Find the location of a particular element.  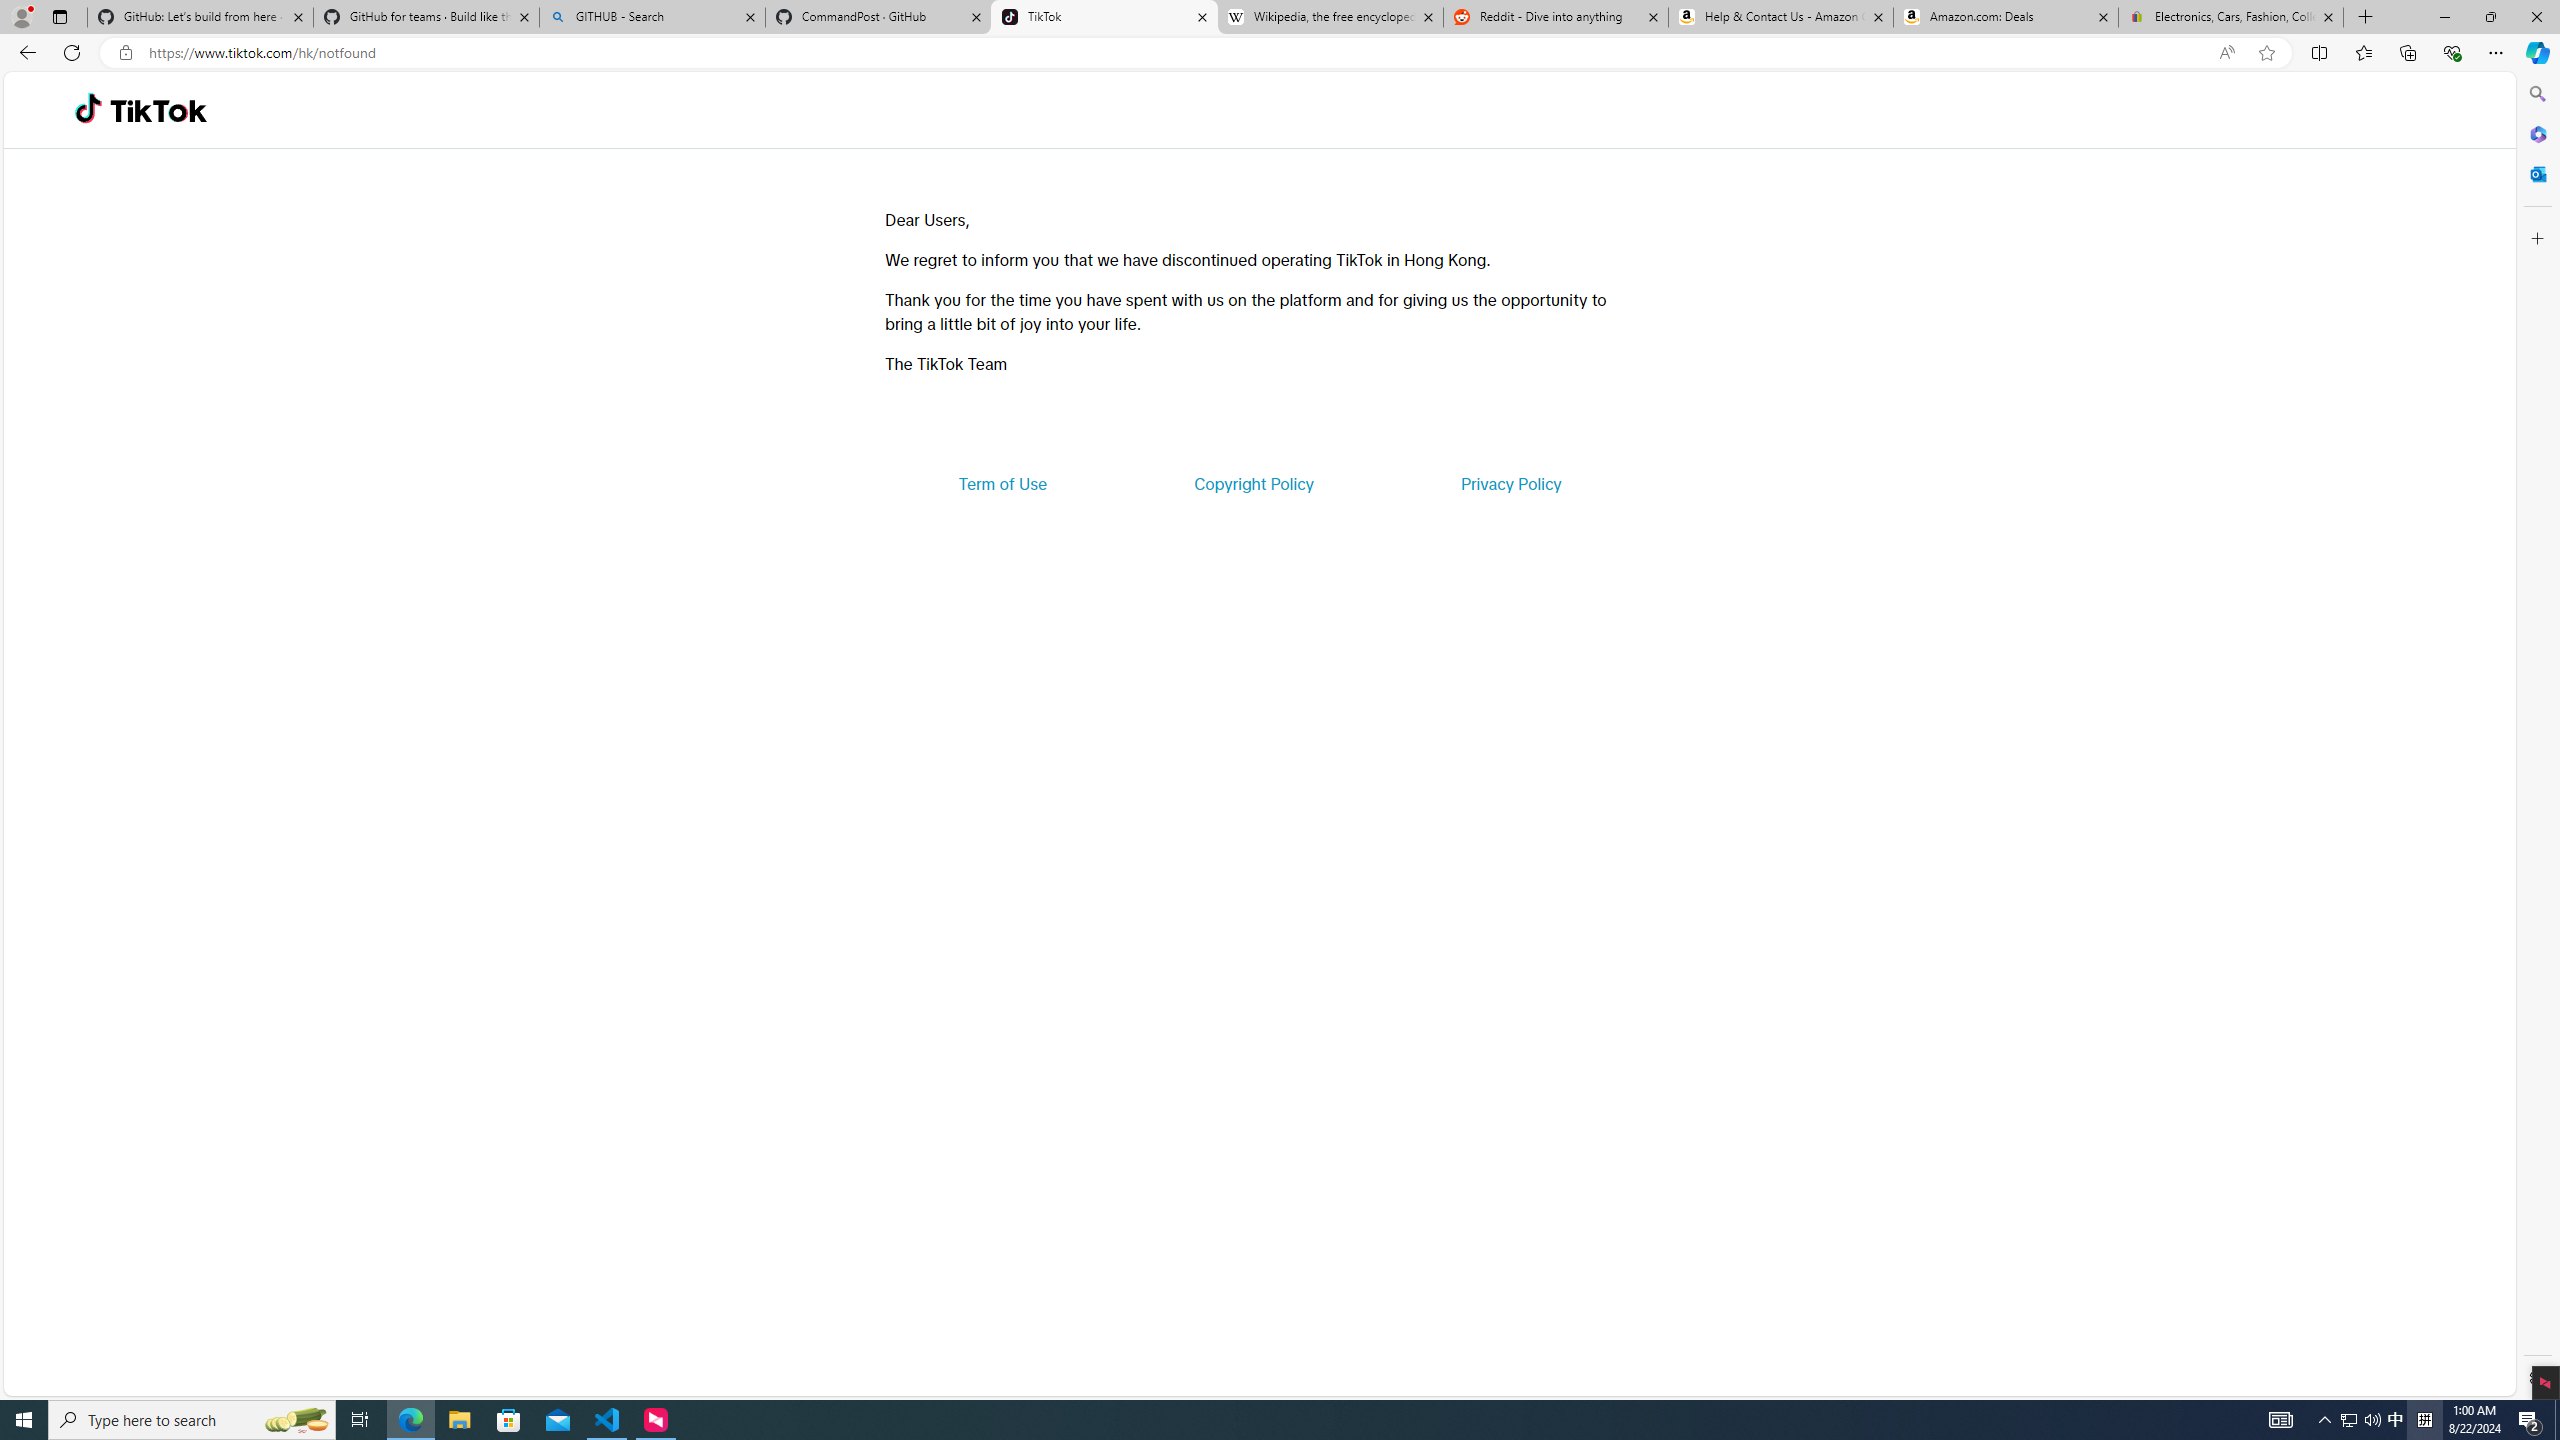

'Term of Use' is located at coordinates (1002, 482).